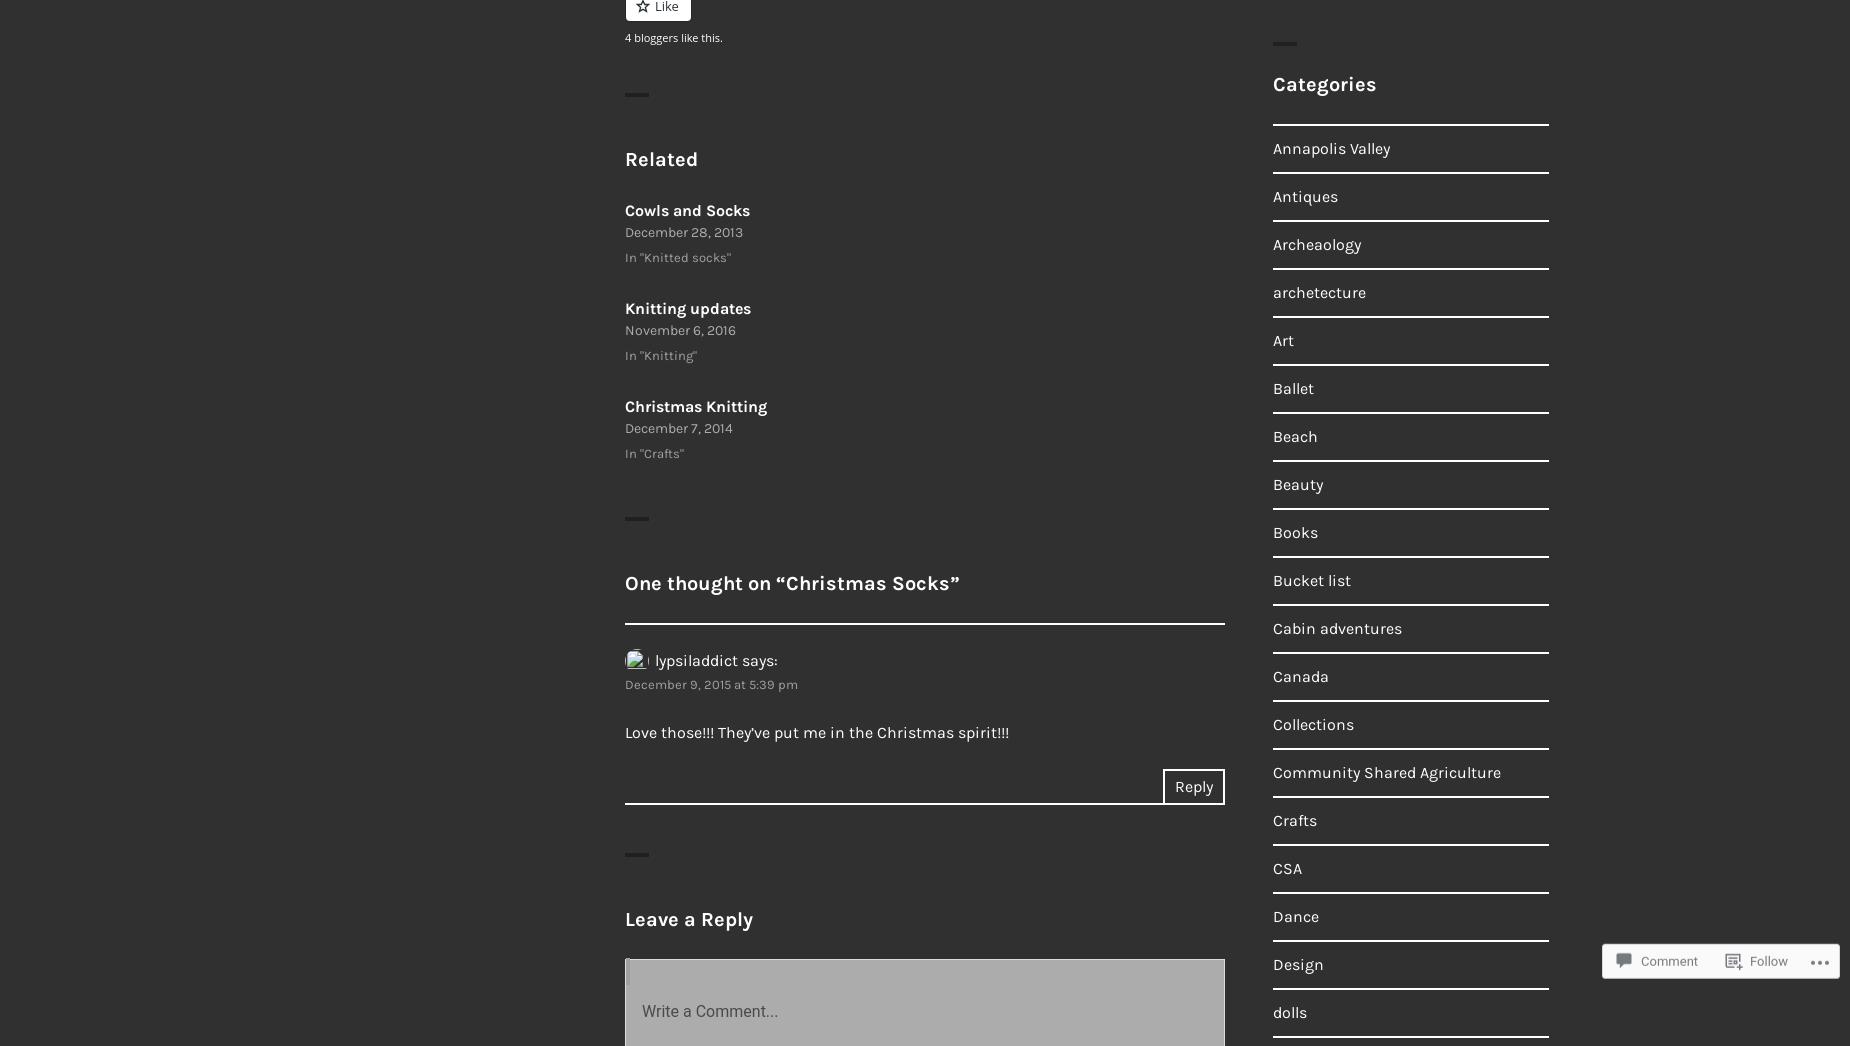 Image resolution: width=1850 pixels, height=1046 pixels. Describe the element at coordinates (655, 659) in the screenshot. I see `'lypsiladdict'` at that location.